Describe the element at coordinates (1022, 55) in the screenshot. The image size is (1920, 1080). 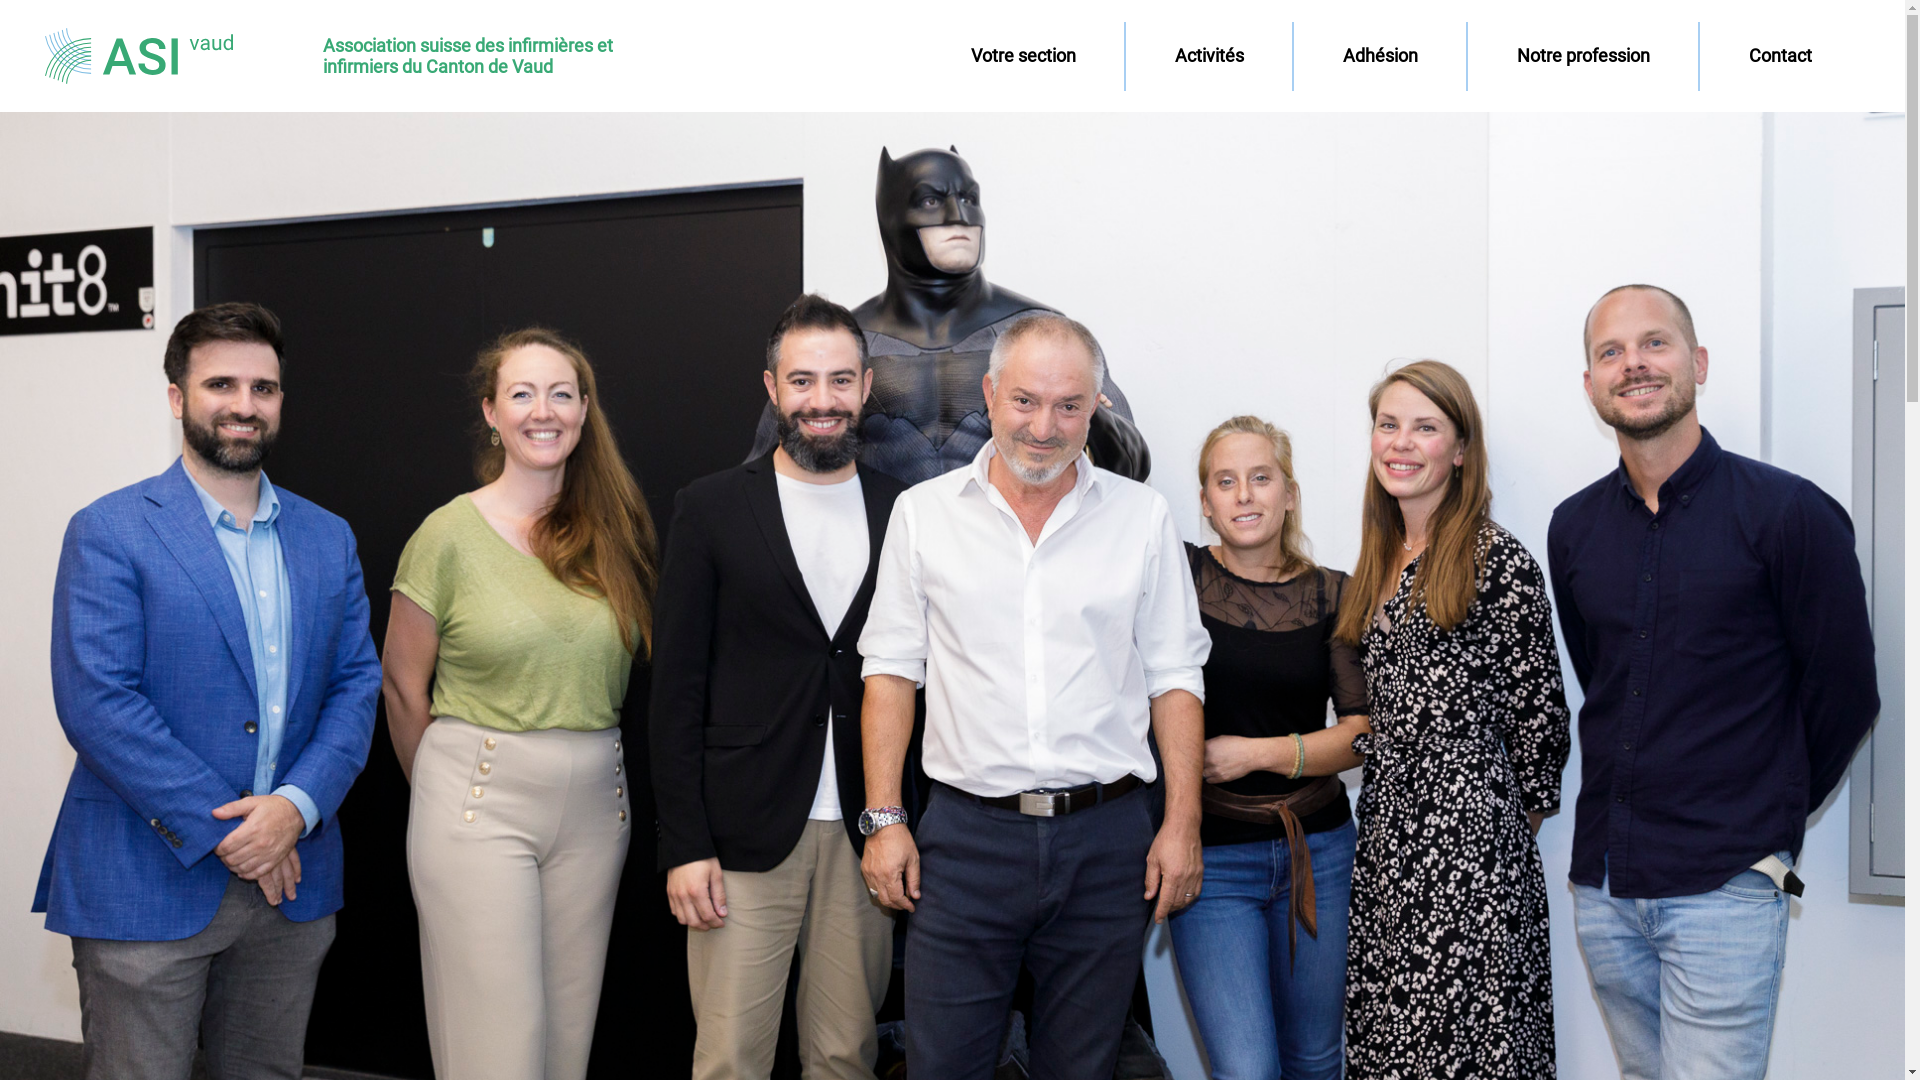
I see `'Votre section'` at that location.